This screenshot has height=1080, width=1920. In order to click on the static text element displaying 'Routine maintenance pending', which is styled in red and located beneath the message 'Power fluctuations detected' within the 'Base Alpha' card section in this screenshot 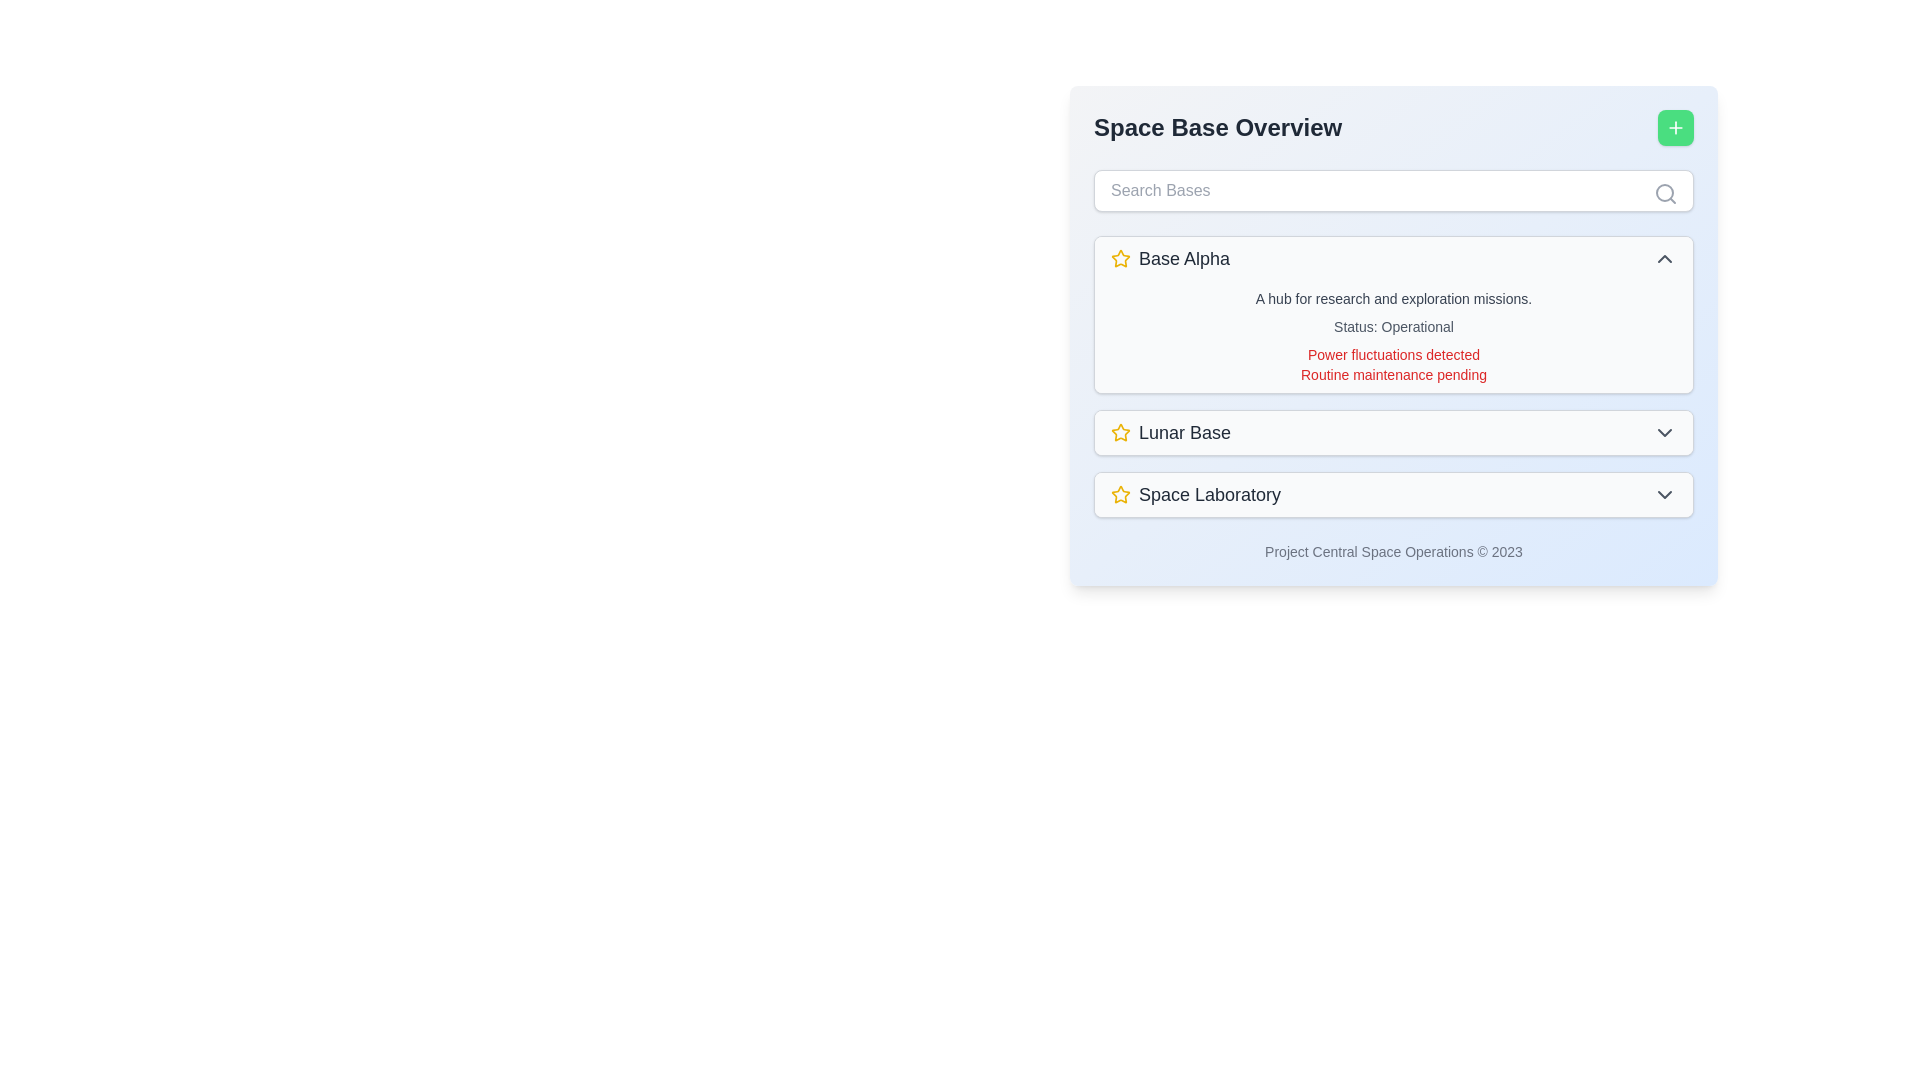, I will do `click(1392, 374)`.